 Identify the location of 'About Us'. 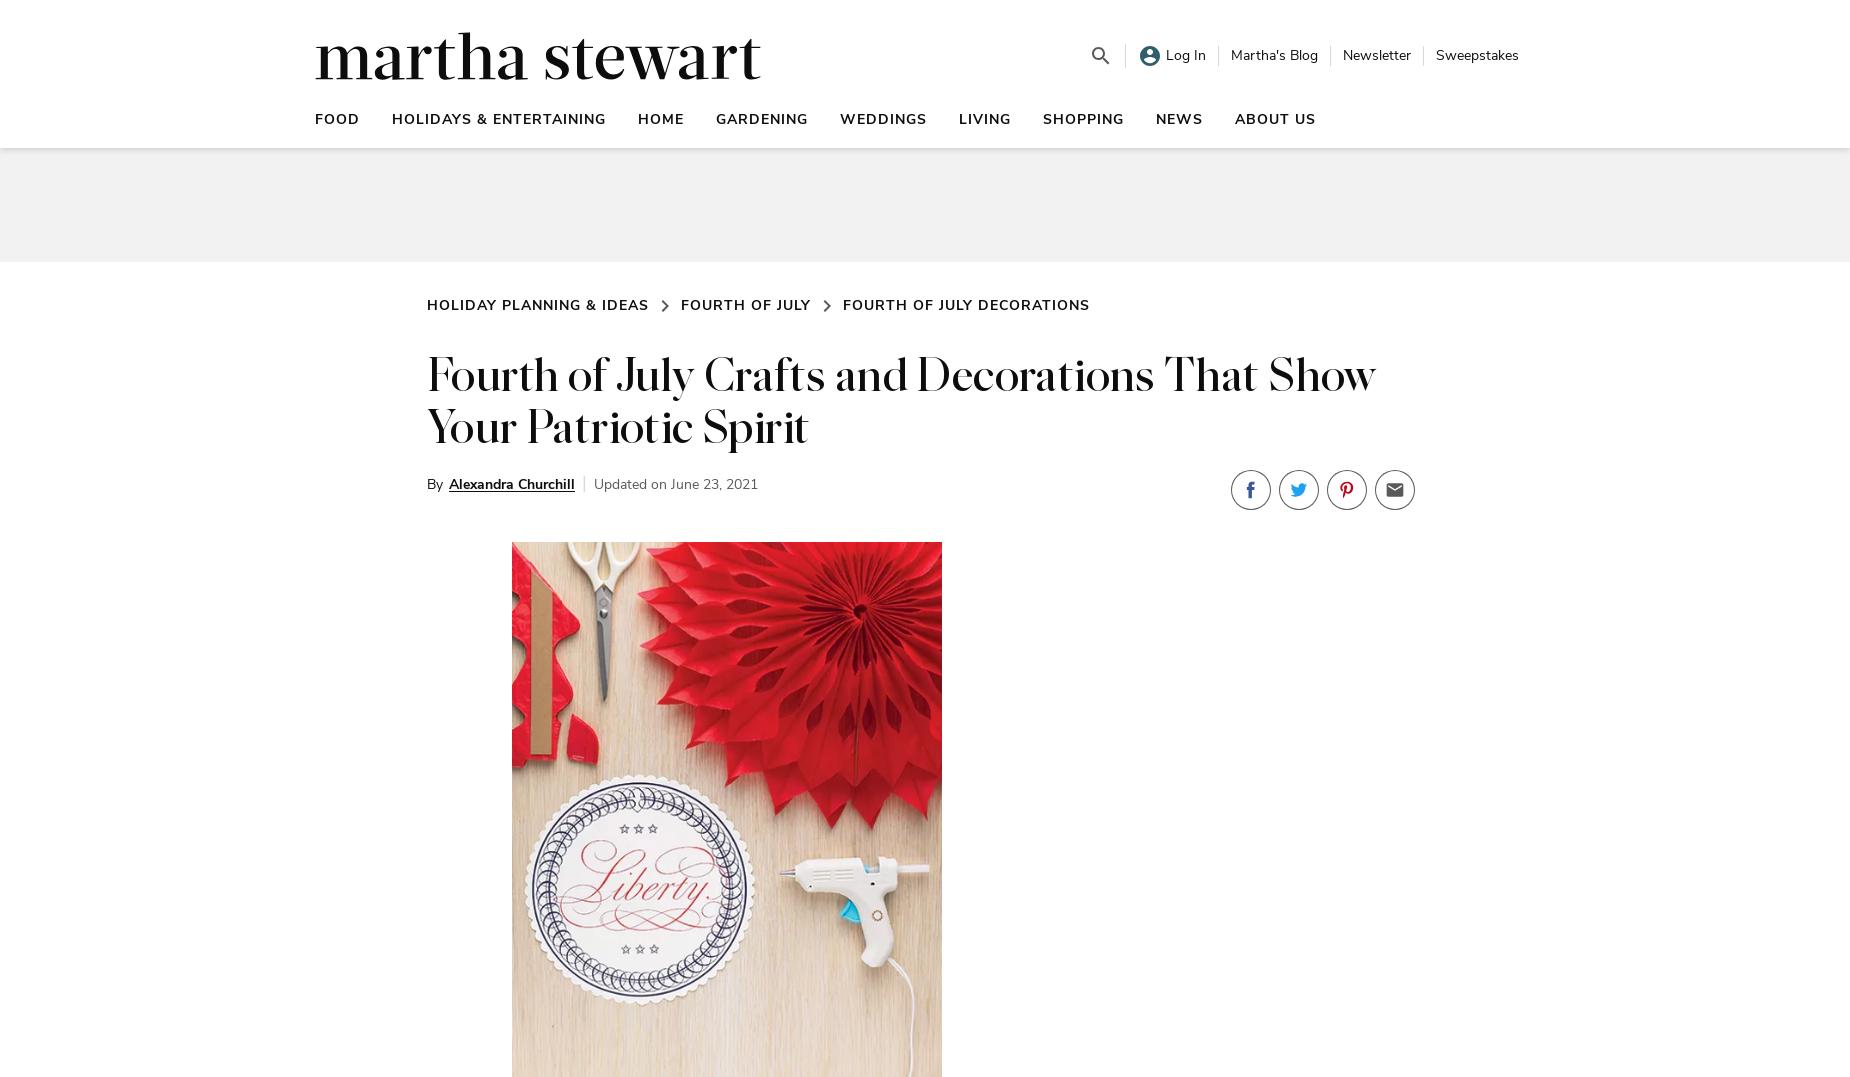
(1274, 118).